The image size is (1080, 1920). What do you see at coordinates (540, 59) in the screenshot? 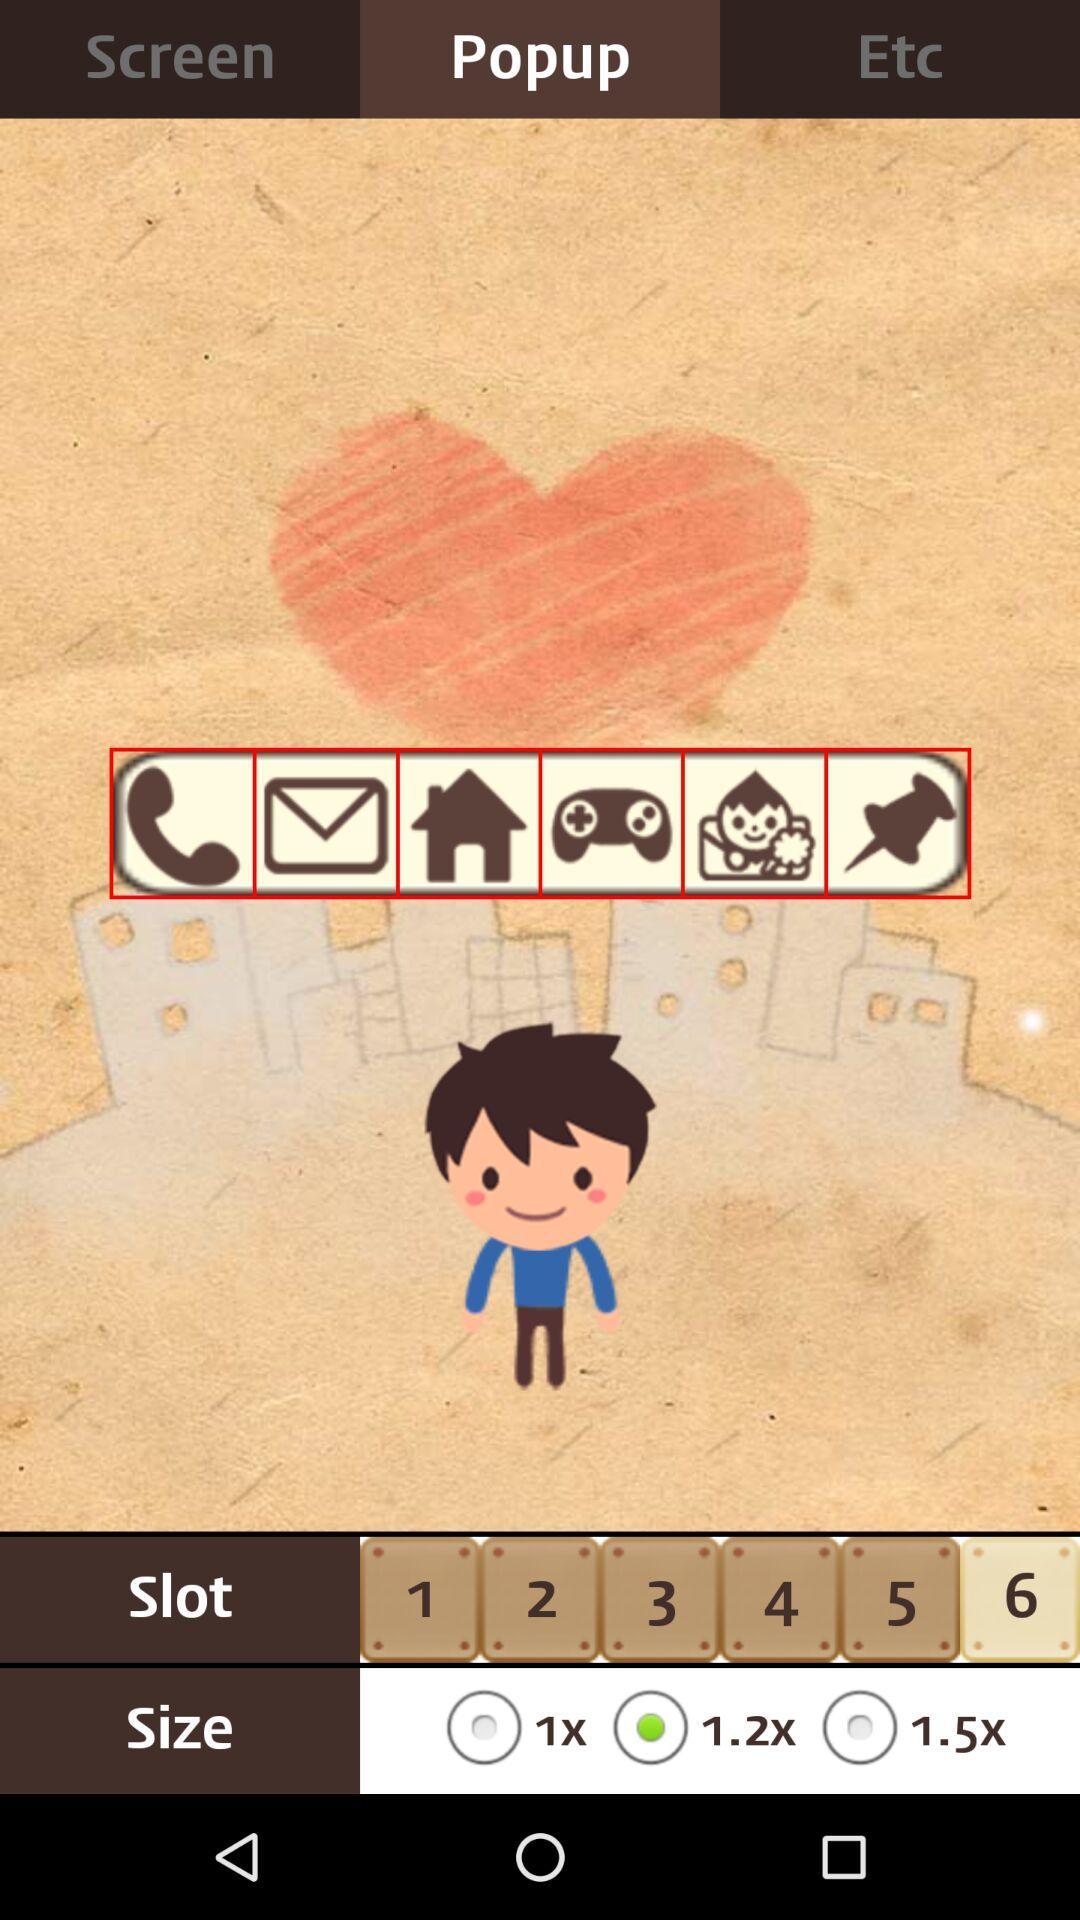
I see `the item next to the etc icon` at bounding box center [540, 59].